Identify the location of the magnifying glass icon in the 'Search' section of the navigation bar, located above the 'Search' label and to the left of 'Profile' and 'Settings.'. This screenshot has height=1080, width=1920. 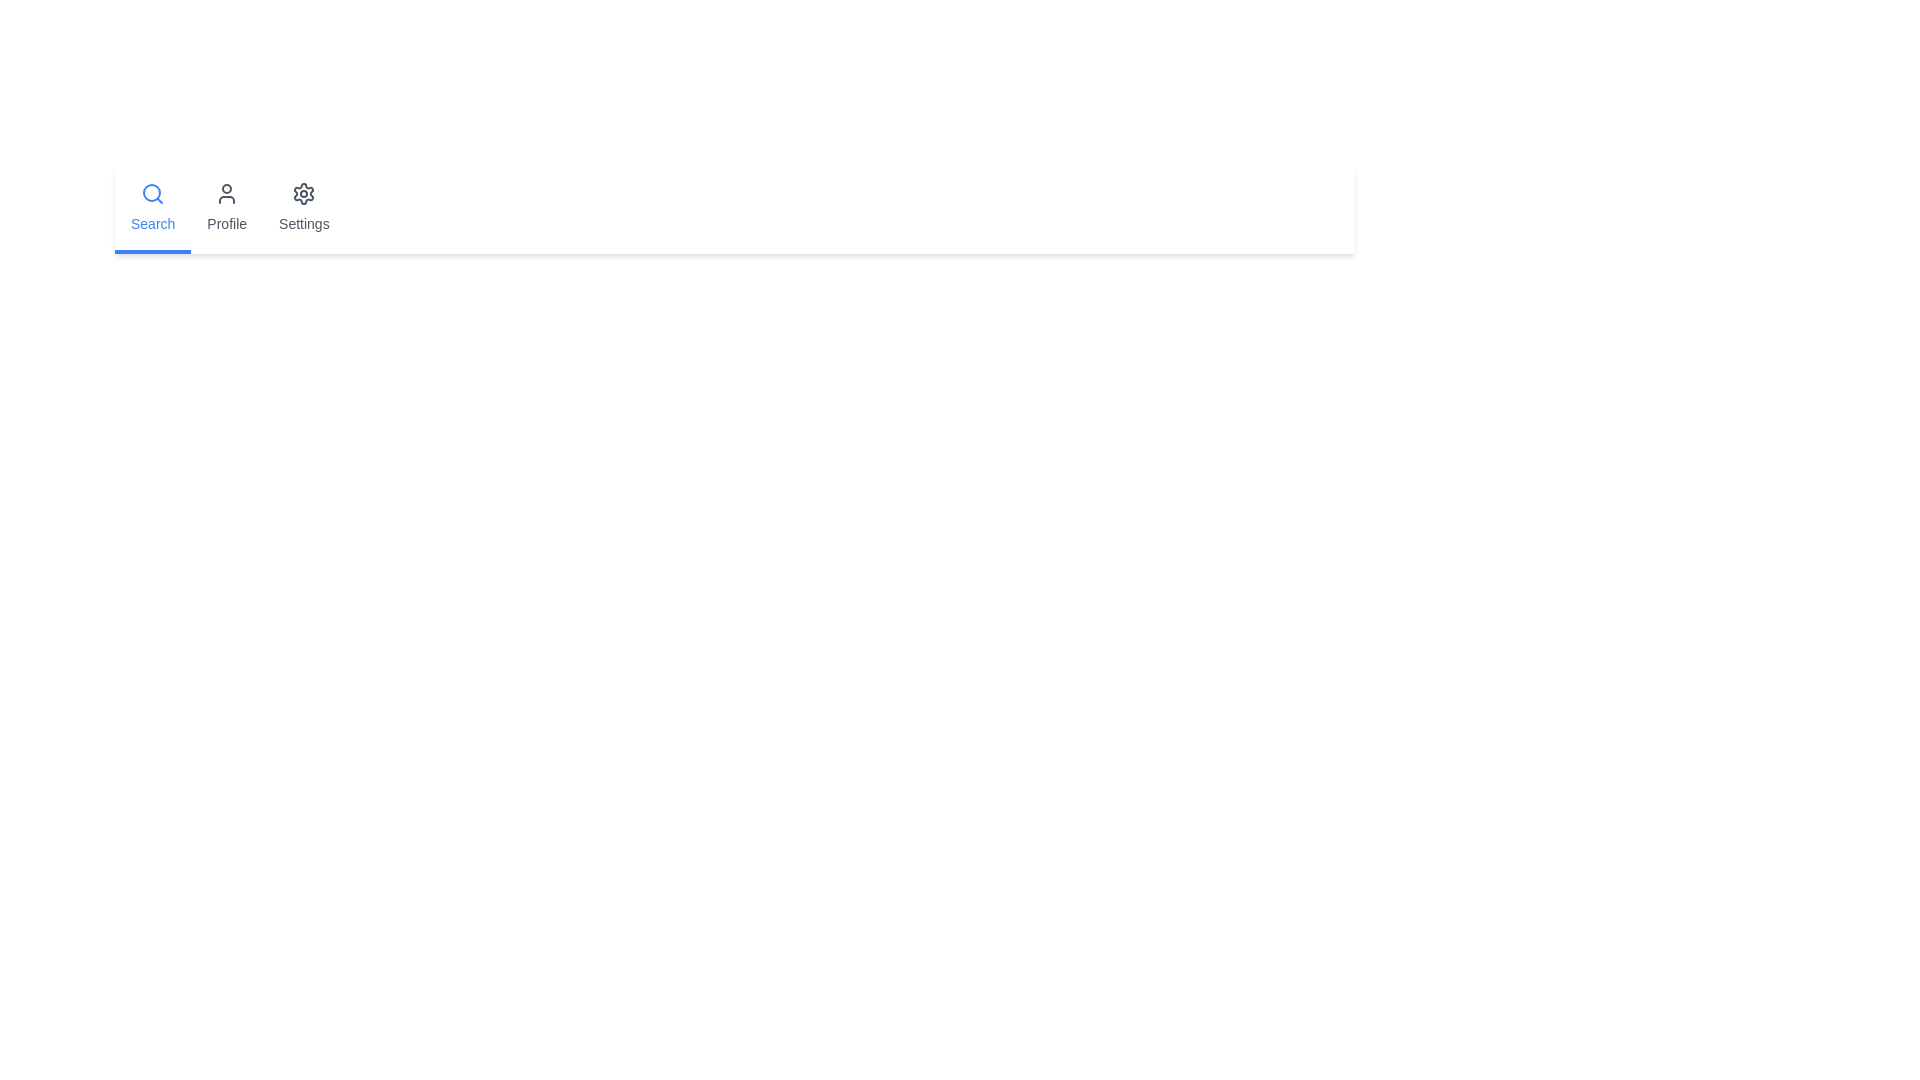
(152, 193).